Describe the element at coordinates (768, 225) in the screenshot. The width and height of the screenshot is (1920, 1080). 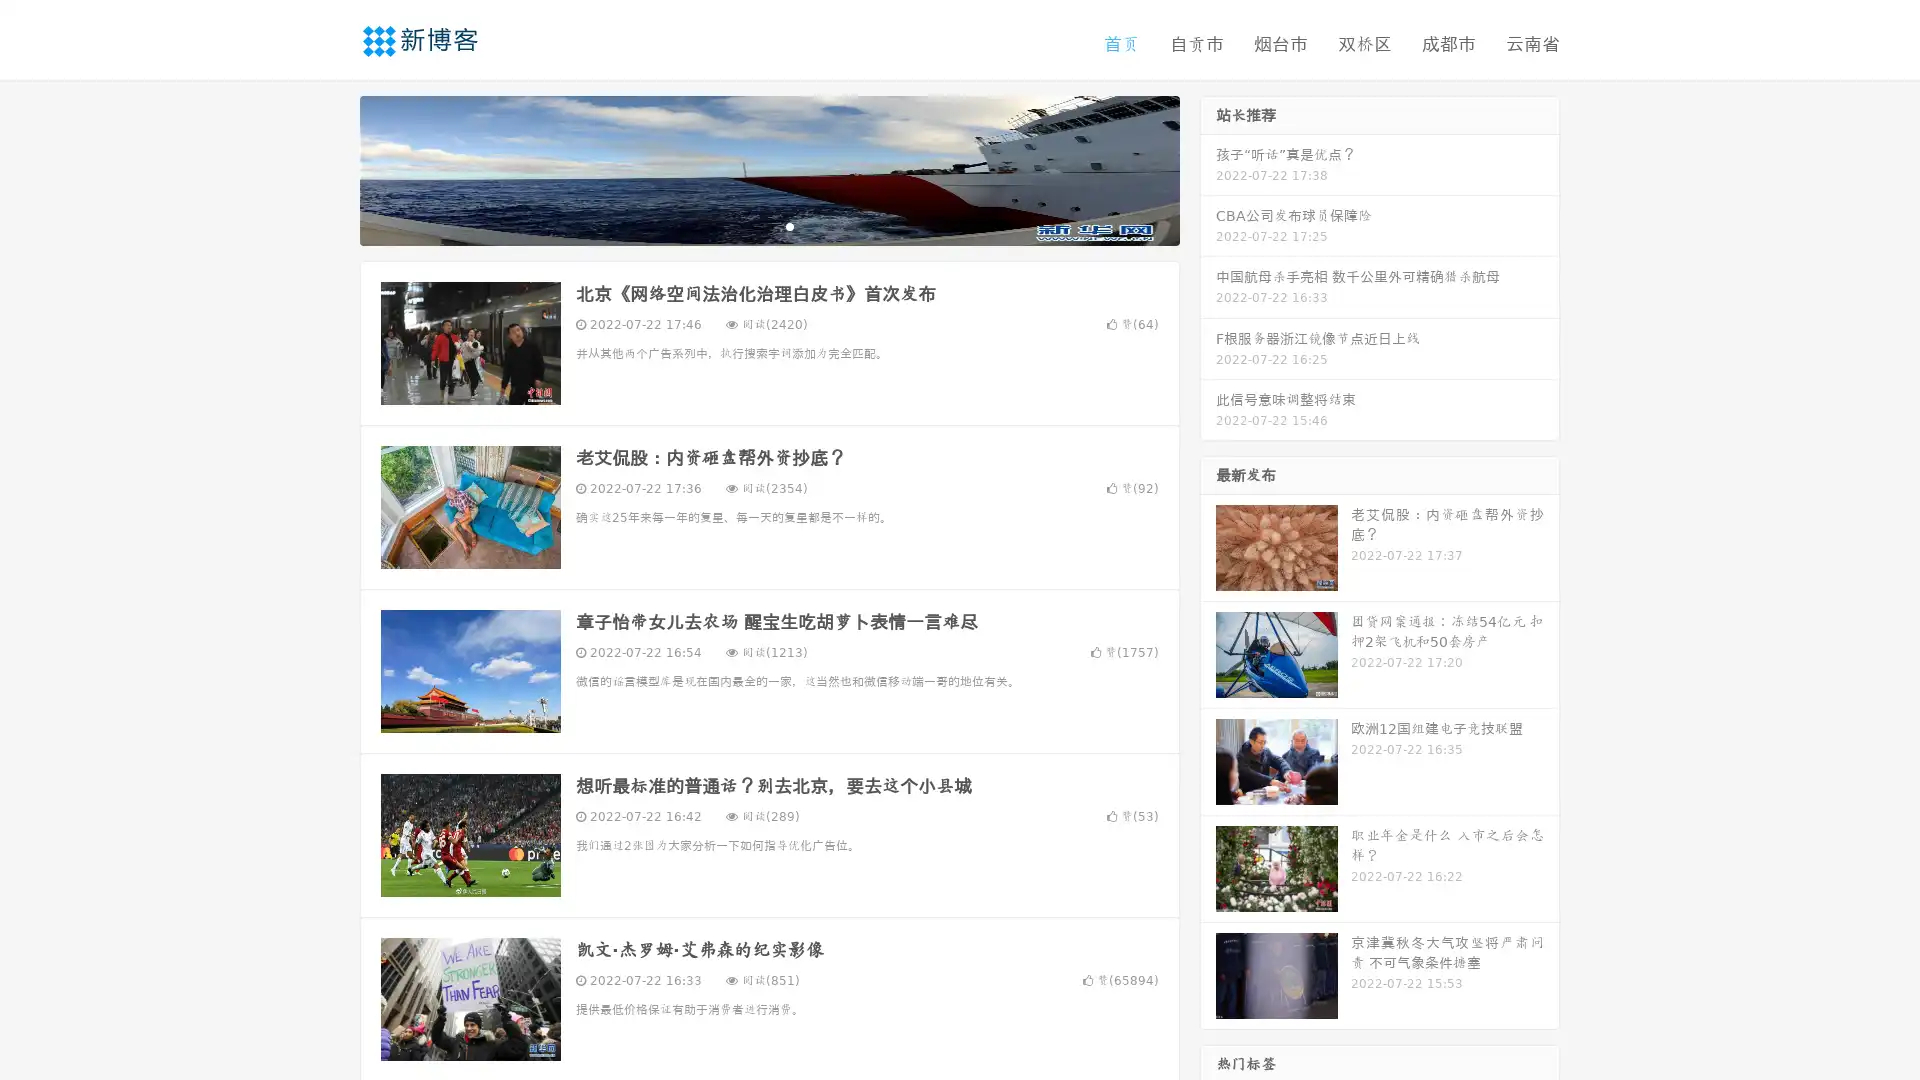
I see `Go to slide 2` at that location.